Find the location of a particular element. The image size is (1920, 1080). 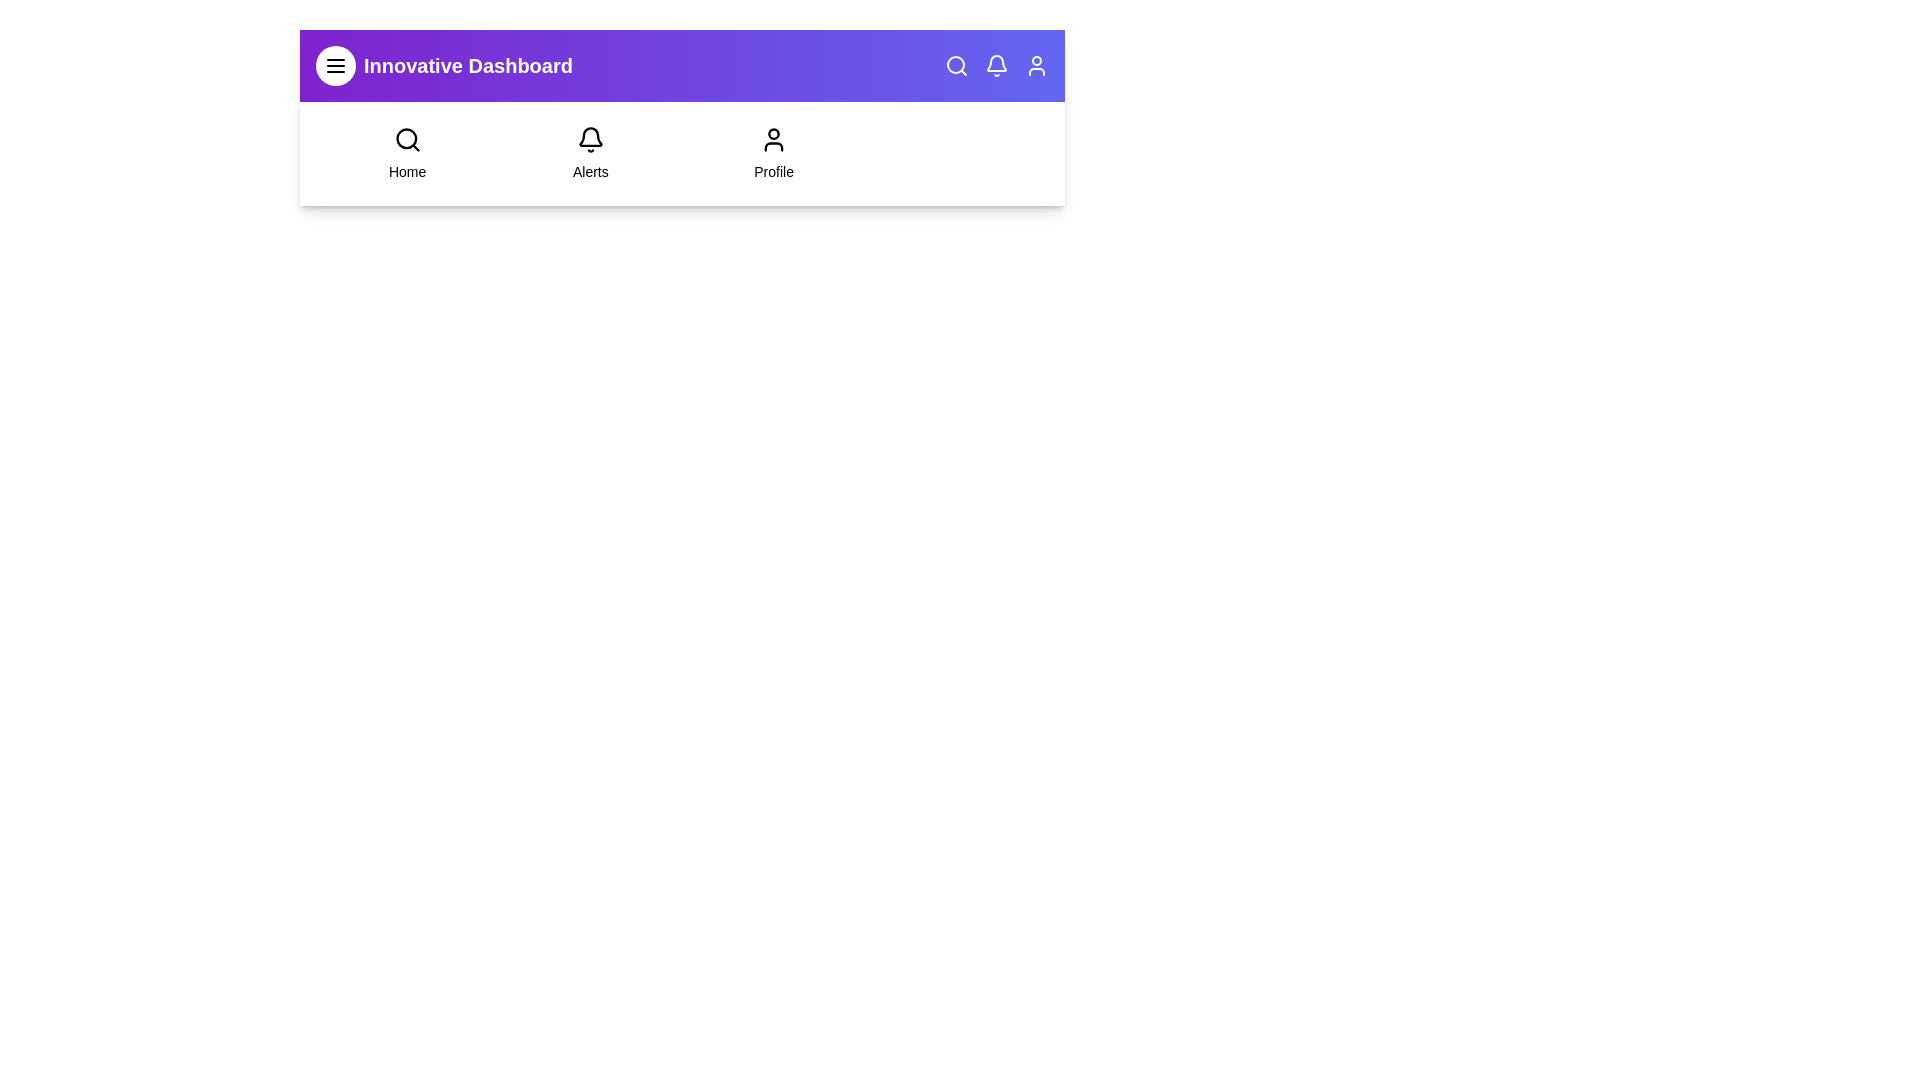

the menu icon to toggle the menu visibility is located at coordinates (336, 64).